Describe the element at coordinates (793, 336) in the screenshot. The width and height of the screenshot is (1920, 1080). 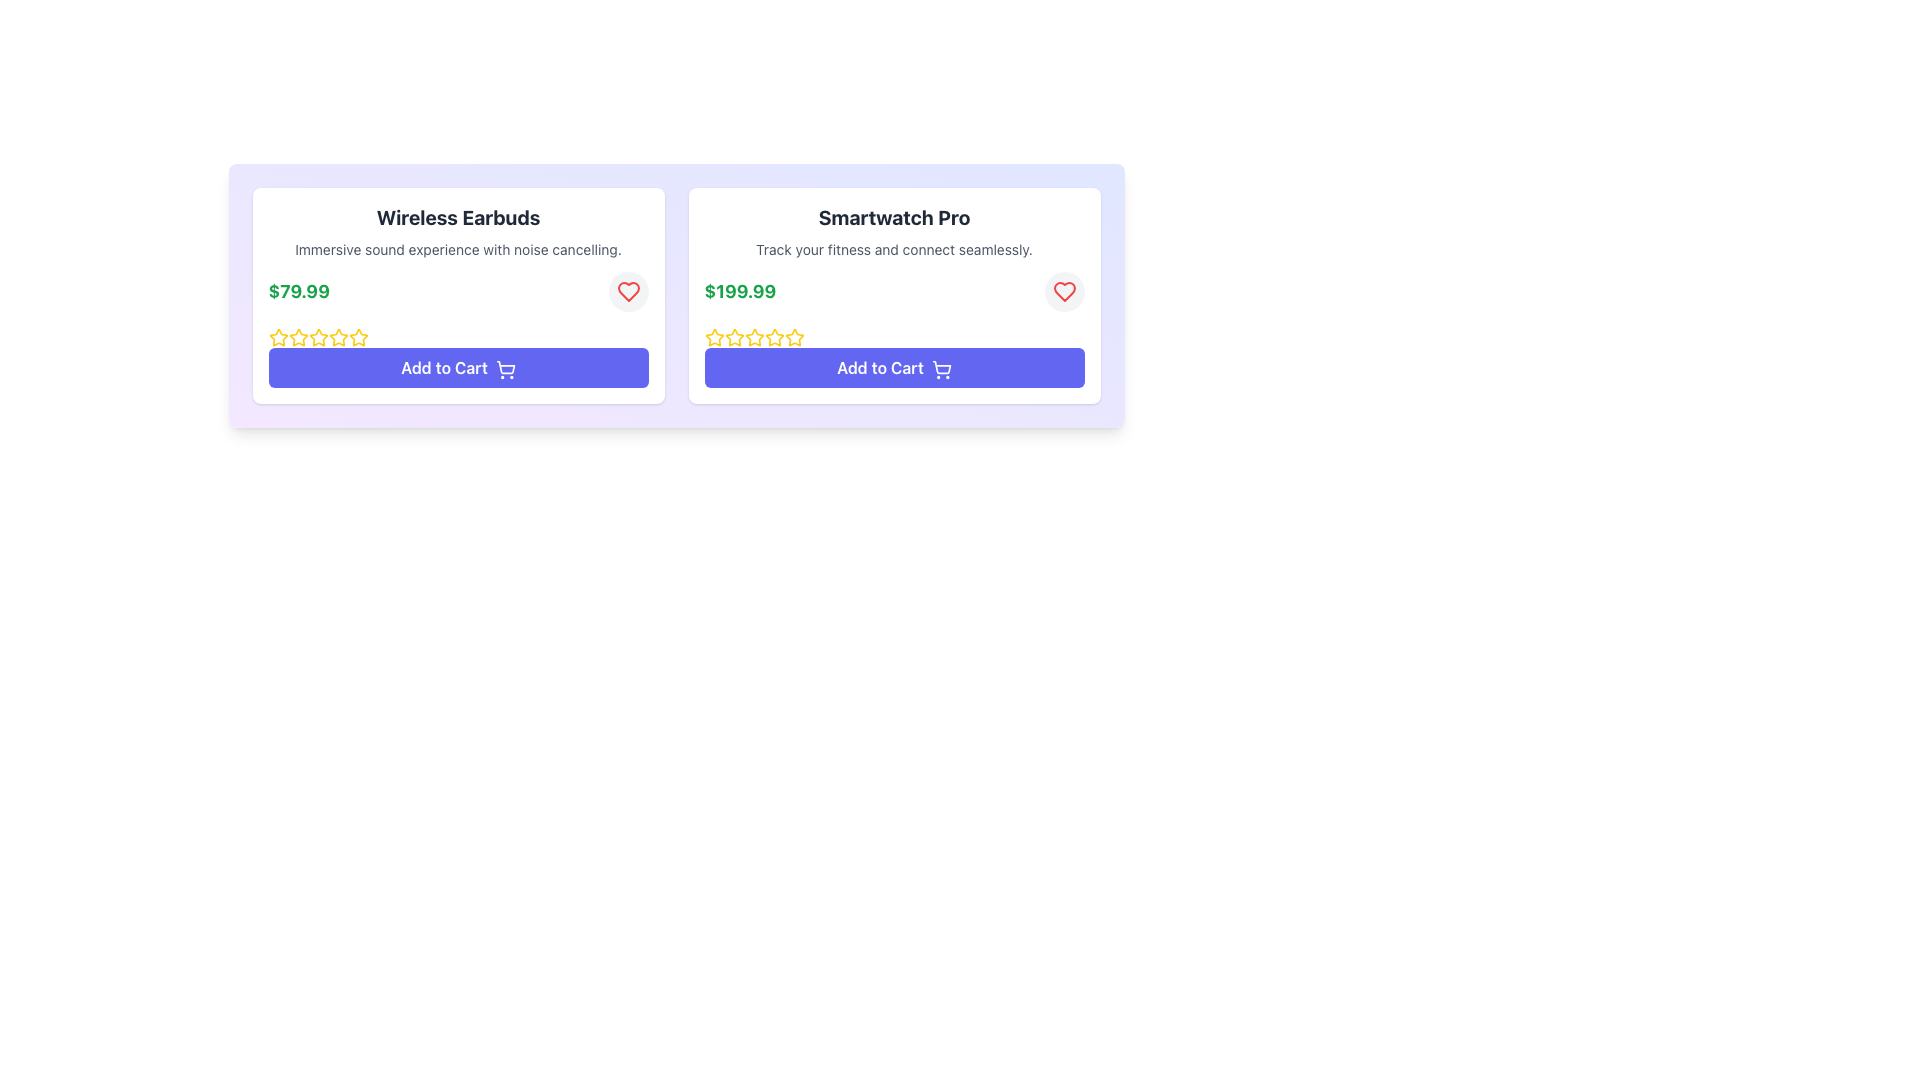
I see `the yellow star icon indicating the rating level, located beneath the price '$199.99' in the second product card and is the fourth star in a row of five stars` at that location.